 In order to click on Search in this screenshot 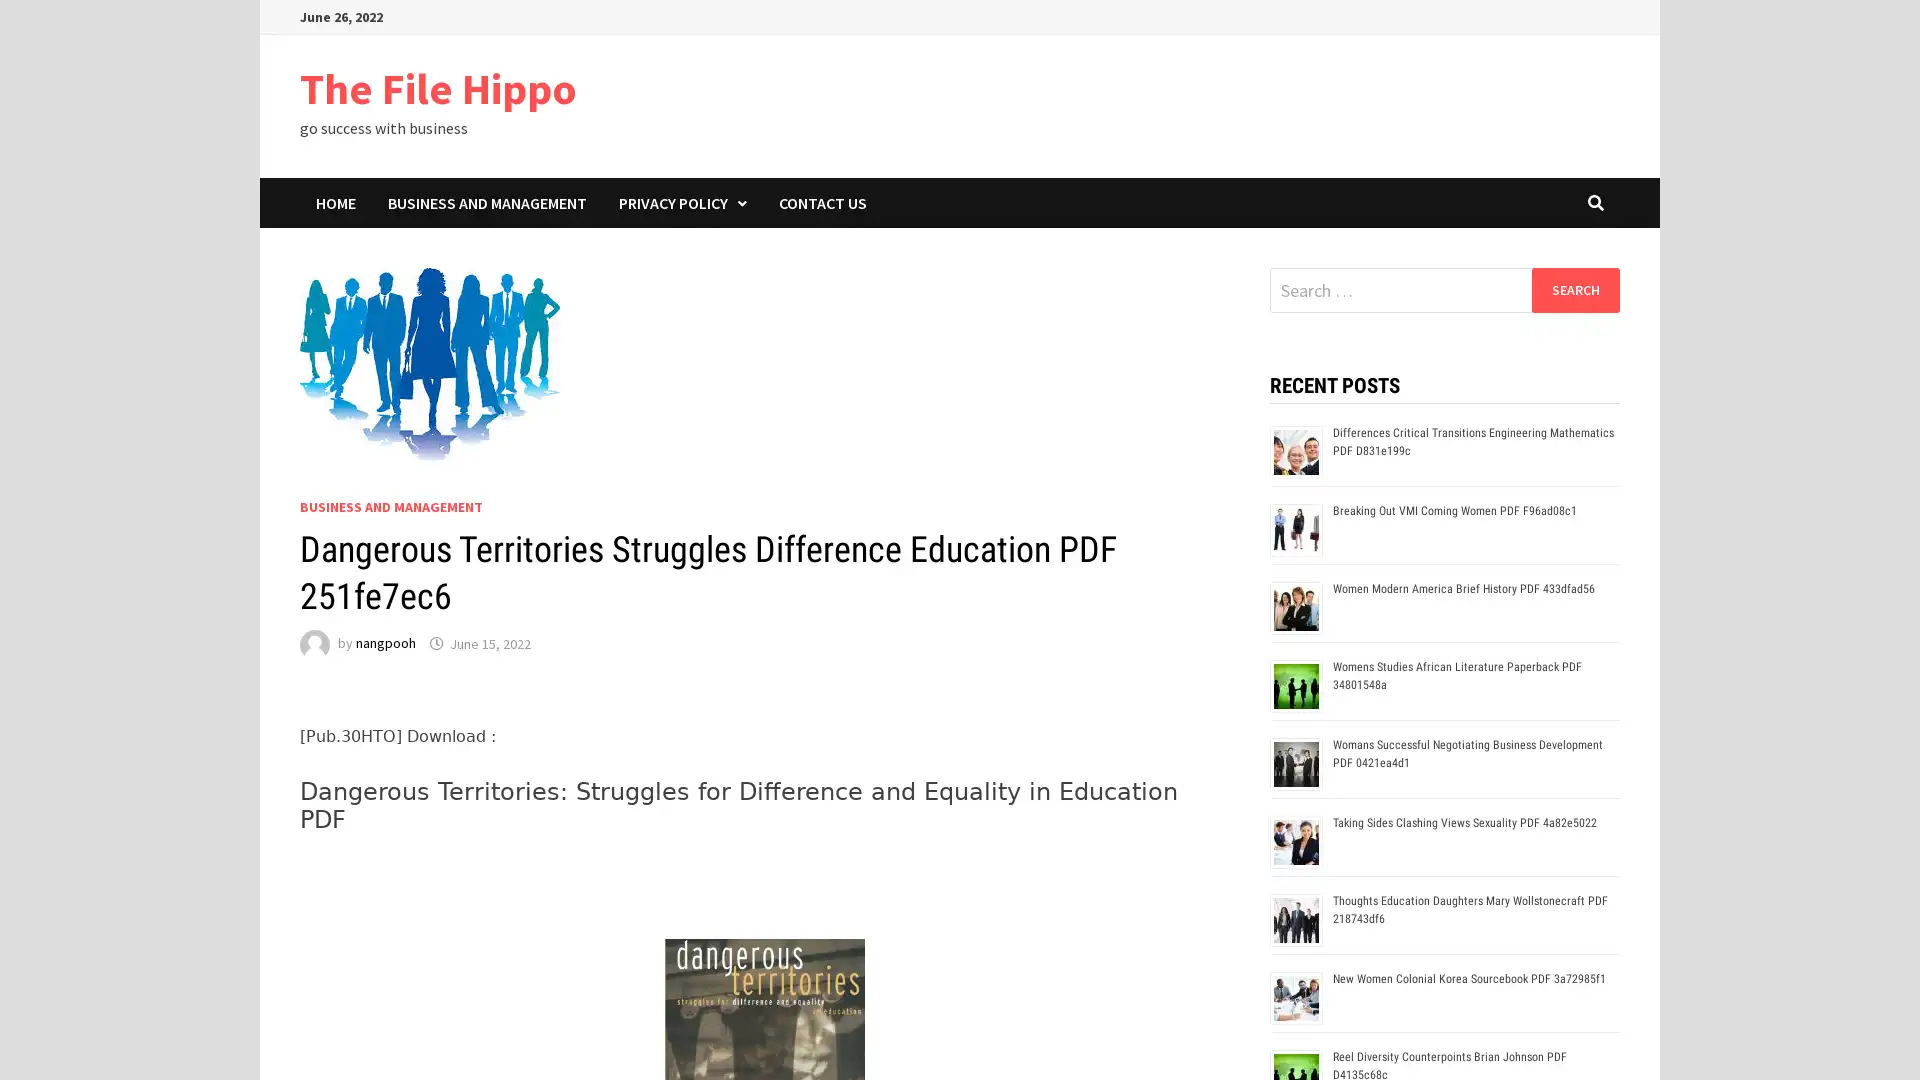, I will do `click(1574, 289)`.